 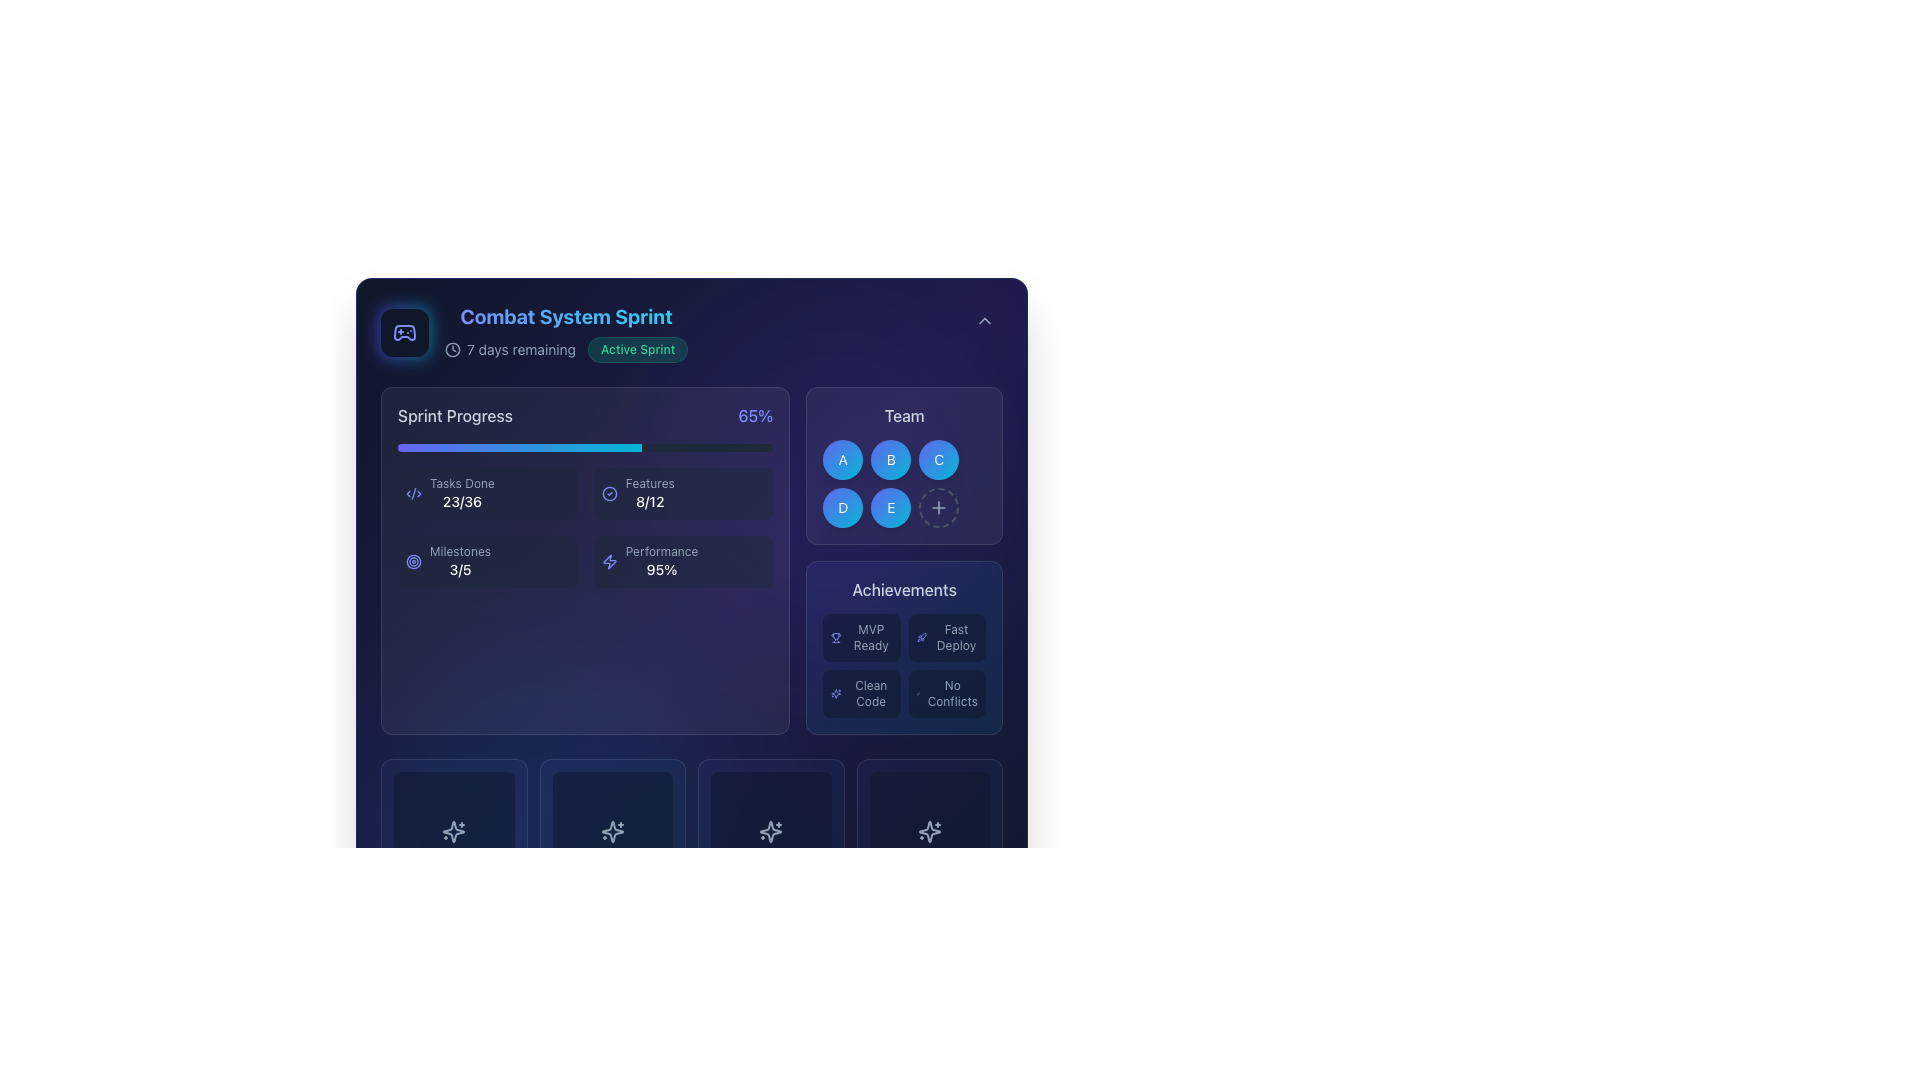 I want to click on the 'TeamABCDE' text label which serves as a header for the section identifying related contents below it, so click(x=903, y=415).